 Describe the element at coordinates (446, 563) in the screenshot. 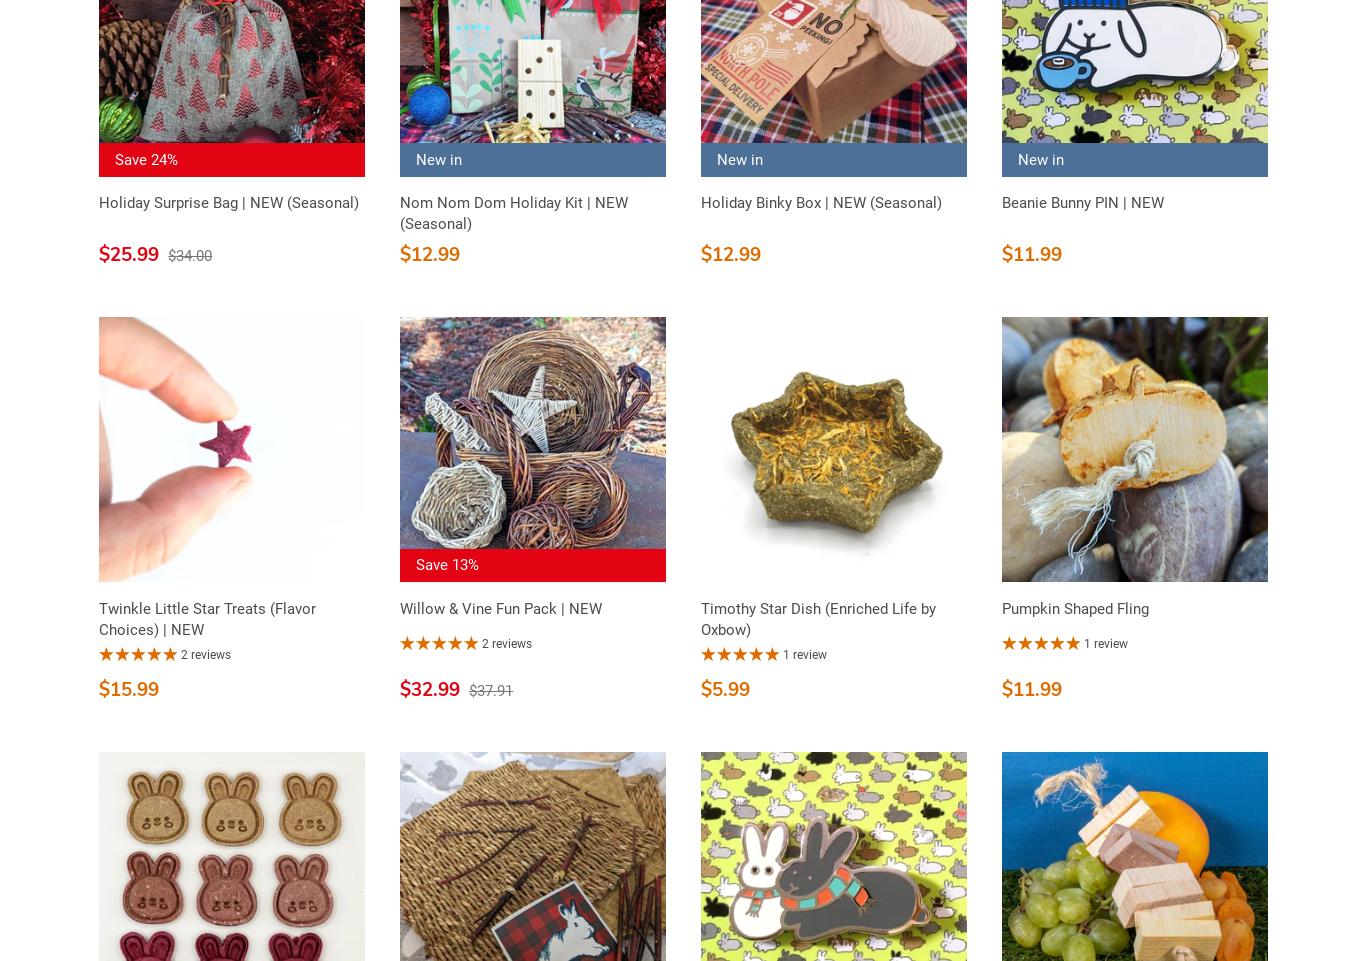

I see `'Save 13%'` at that location.